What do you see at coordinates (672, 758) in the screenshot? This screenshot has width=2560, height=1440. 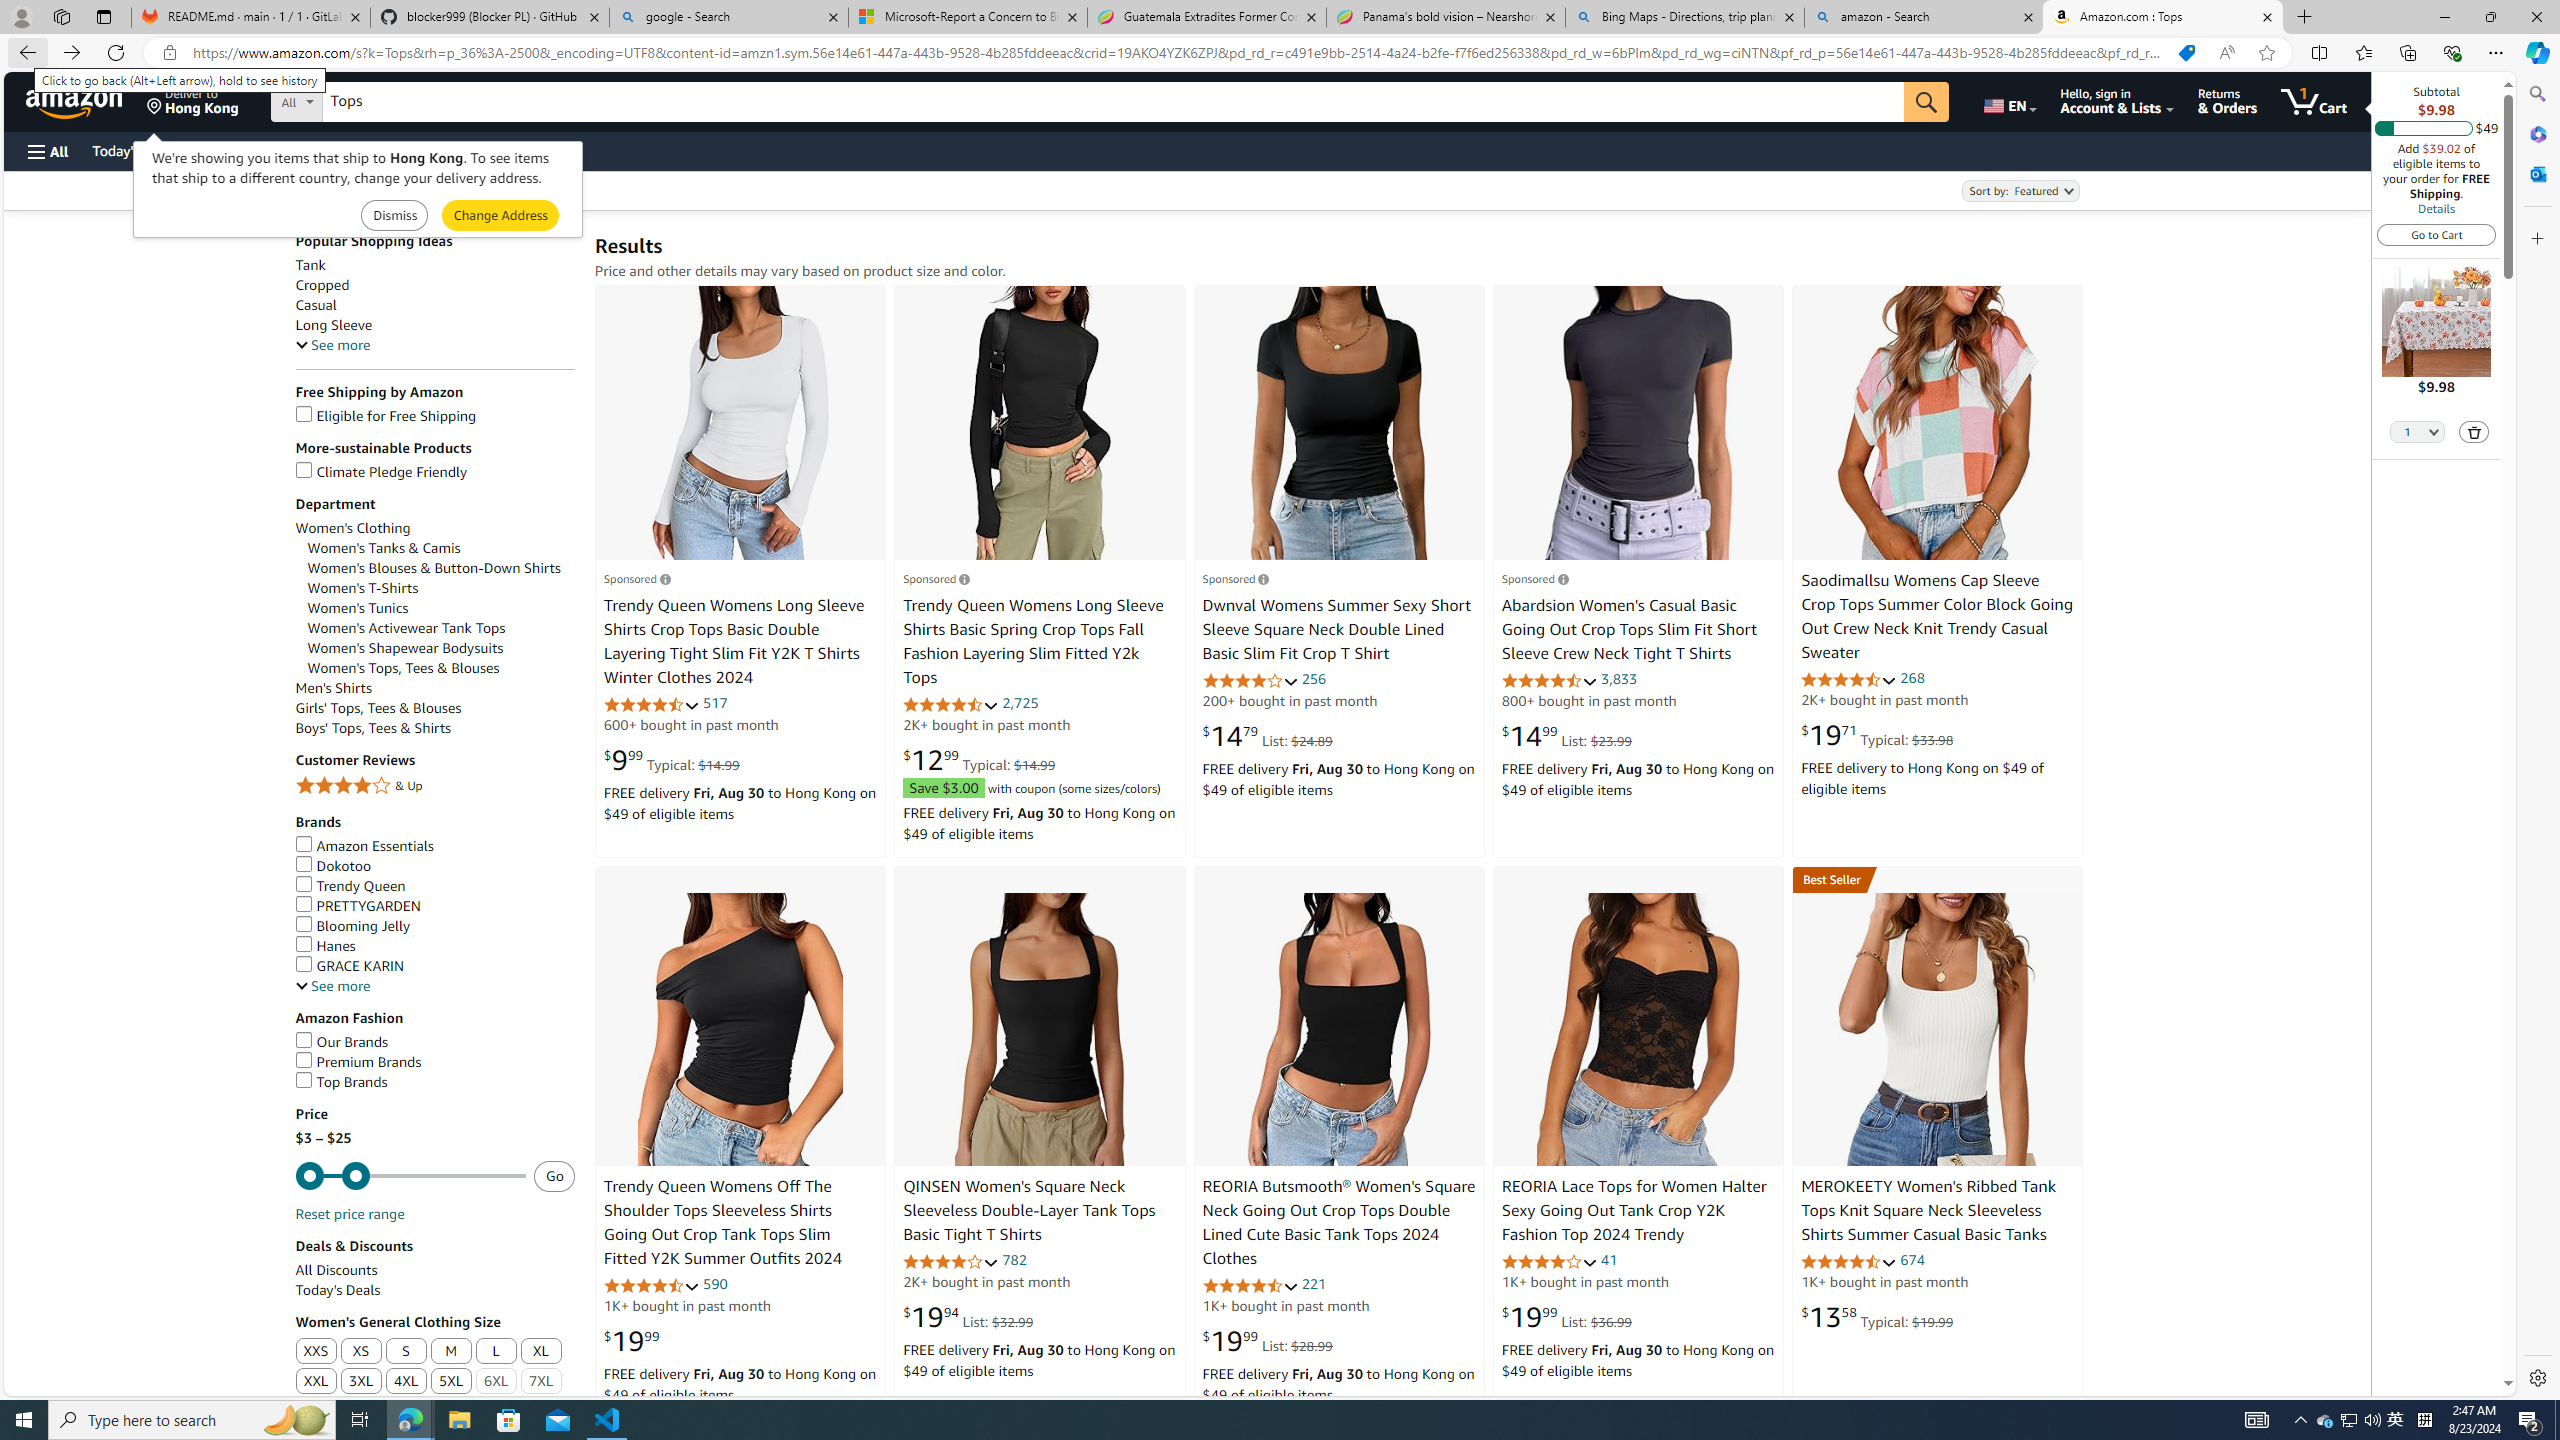 I see `'$9.99 Typical: $14.99'` at bounding box center [672, 758].